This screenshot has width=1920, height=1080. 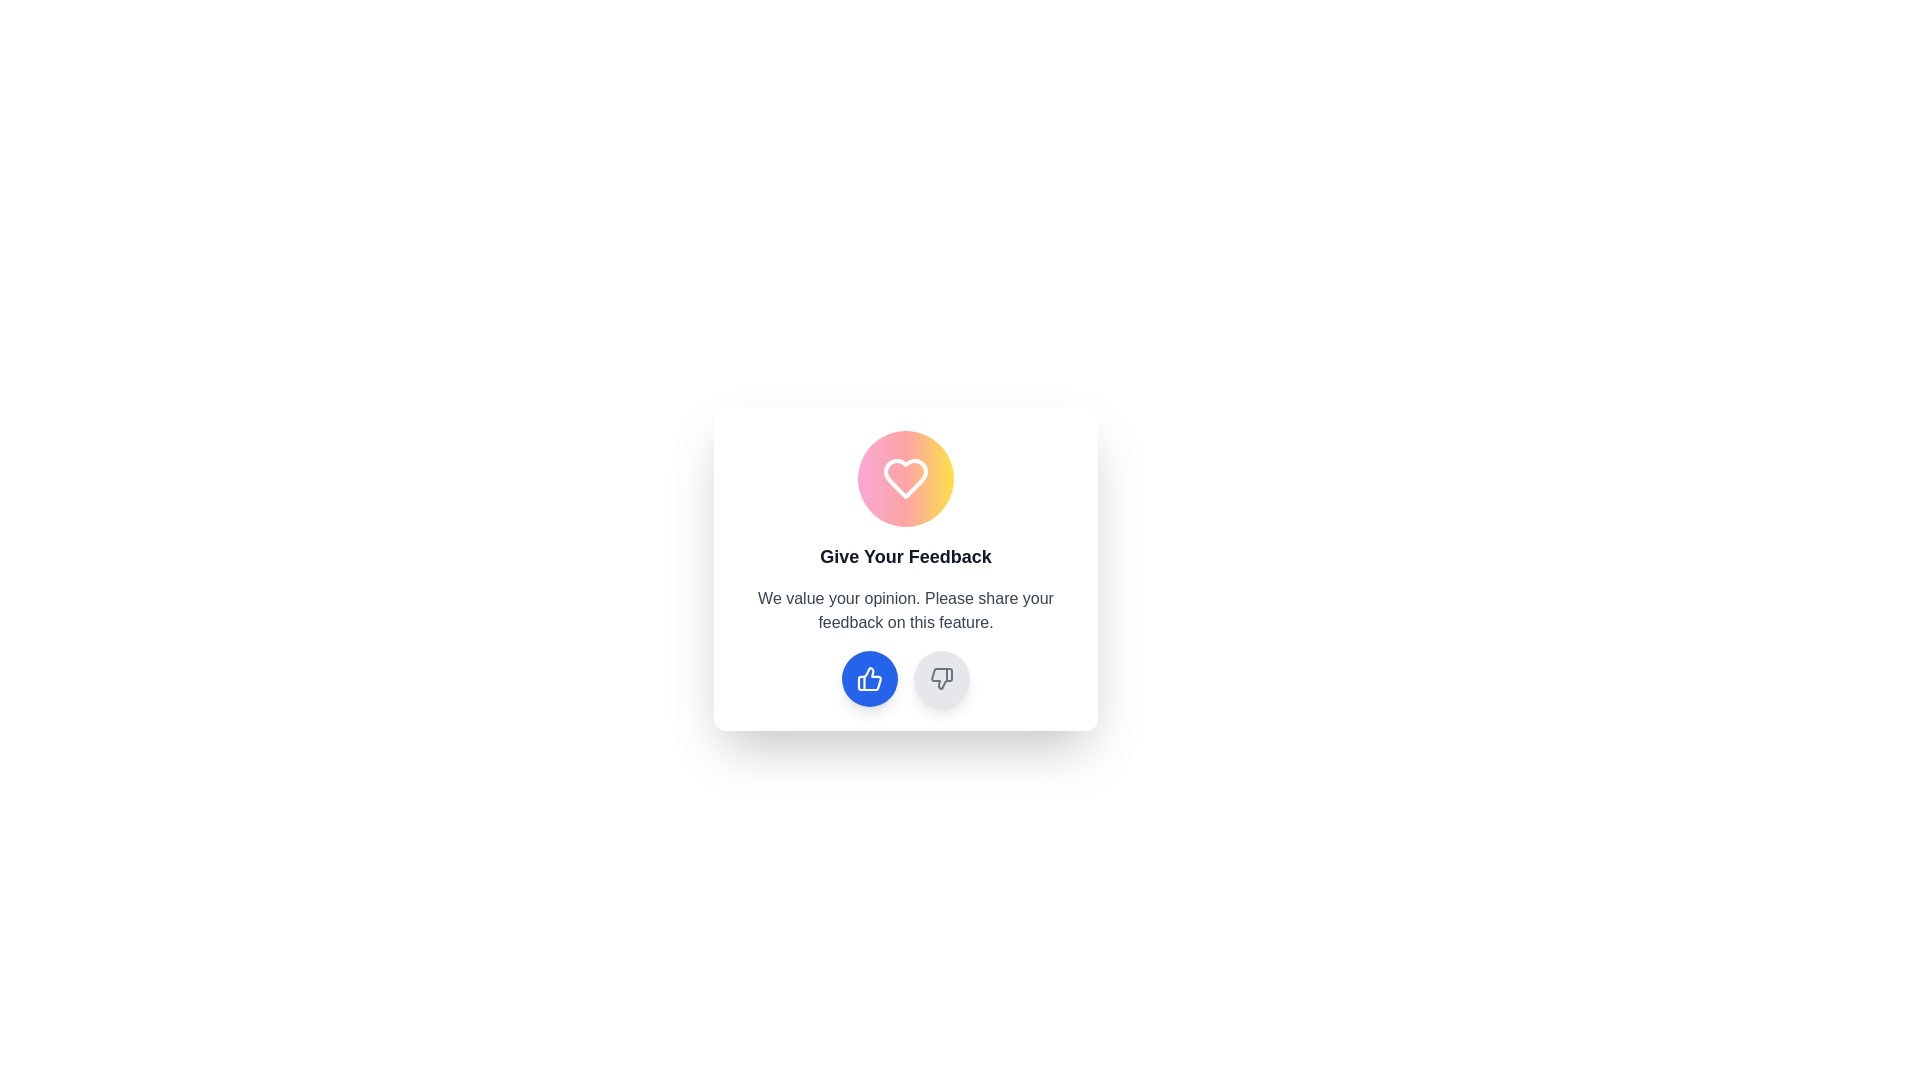 What do you see at coordinates (905, 677) in the screenshot?
I see `the right gray button in the feedback form card` at bounding box center [905, 677].